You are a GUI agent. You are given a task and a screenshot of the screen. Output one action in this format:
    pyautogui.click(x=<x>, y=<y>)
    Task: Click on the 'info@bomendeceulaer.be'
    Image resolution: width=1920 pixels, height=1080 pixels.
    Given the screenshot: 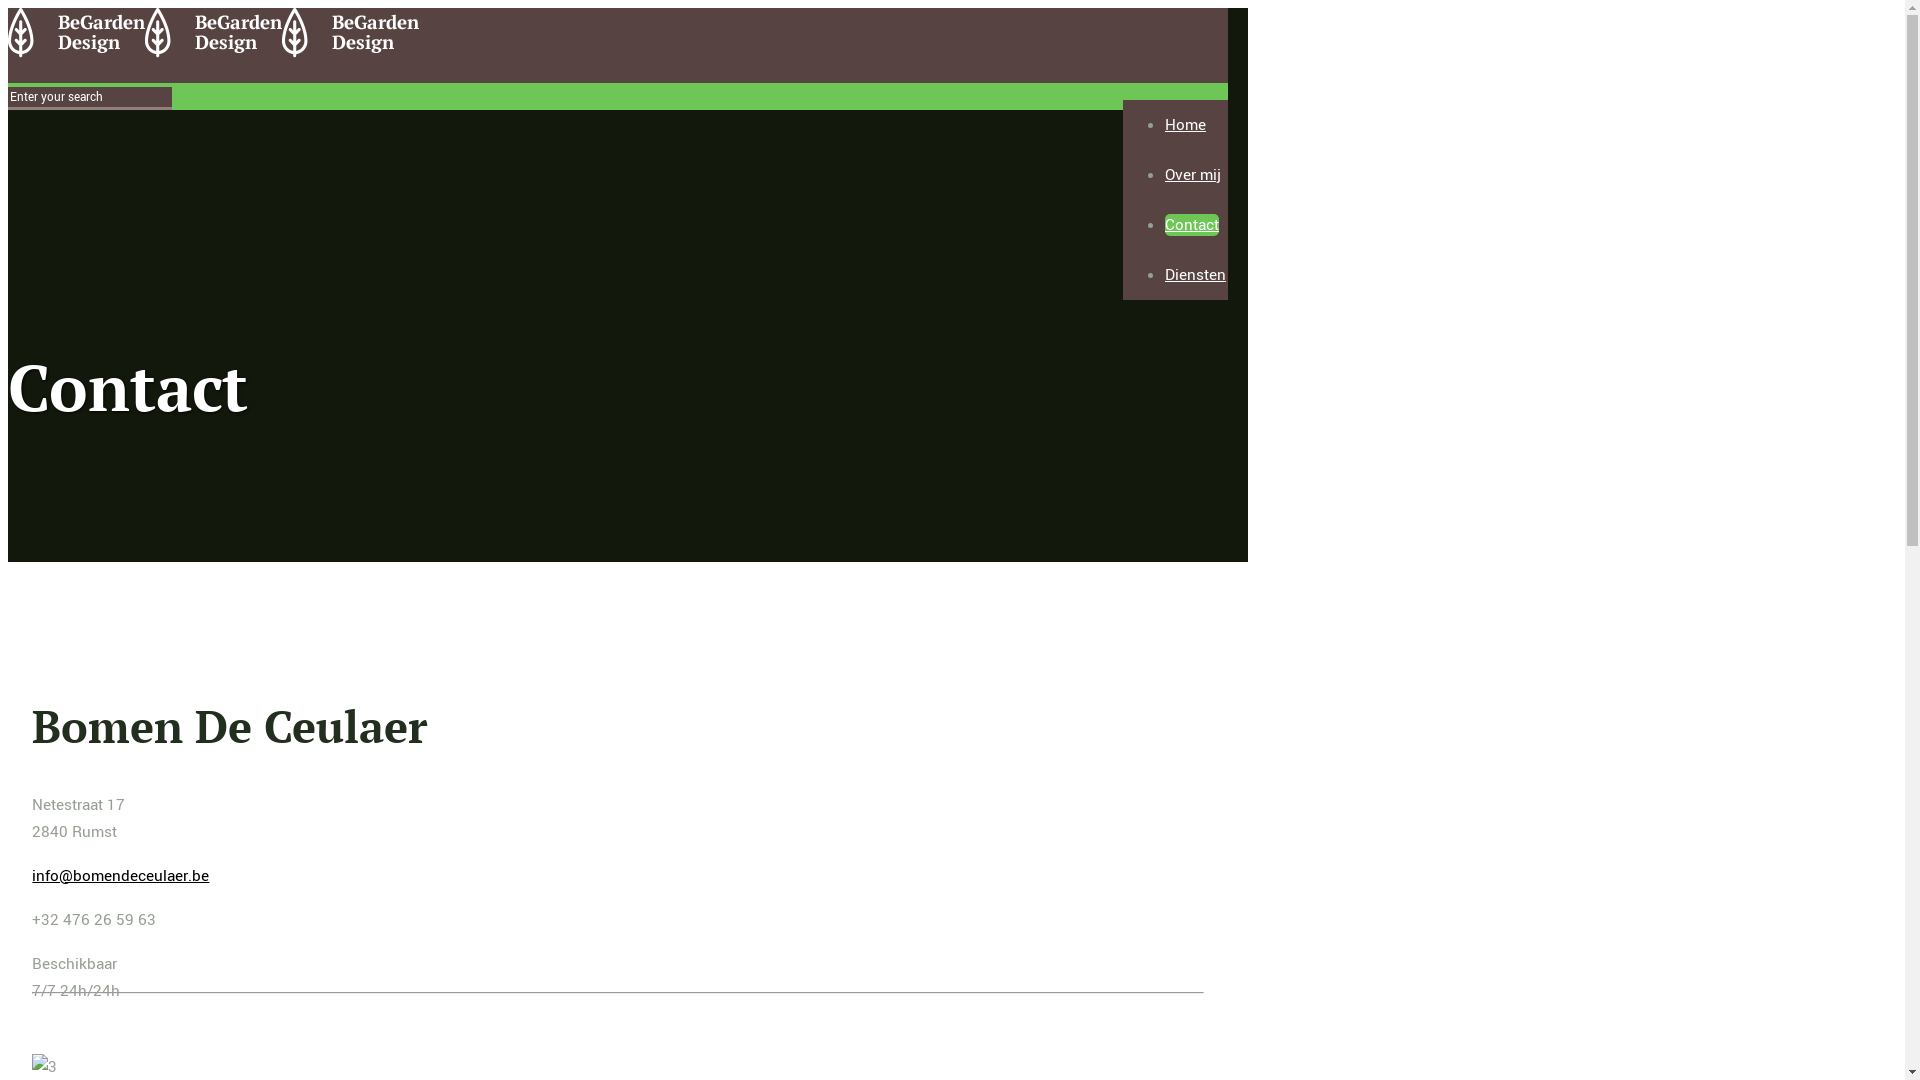 What is the action you would take?
    pyautogui.click(x=119, y=874)
    